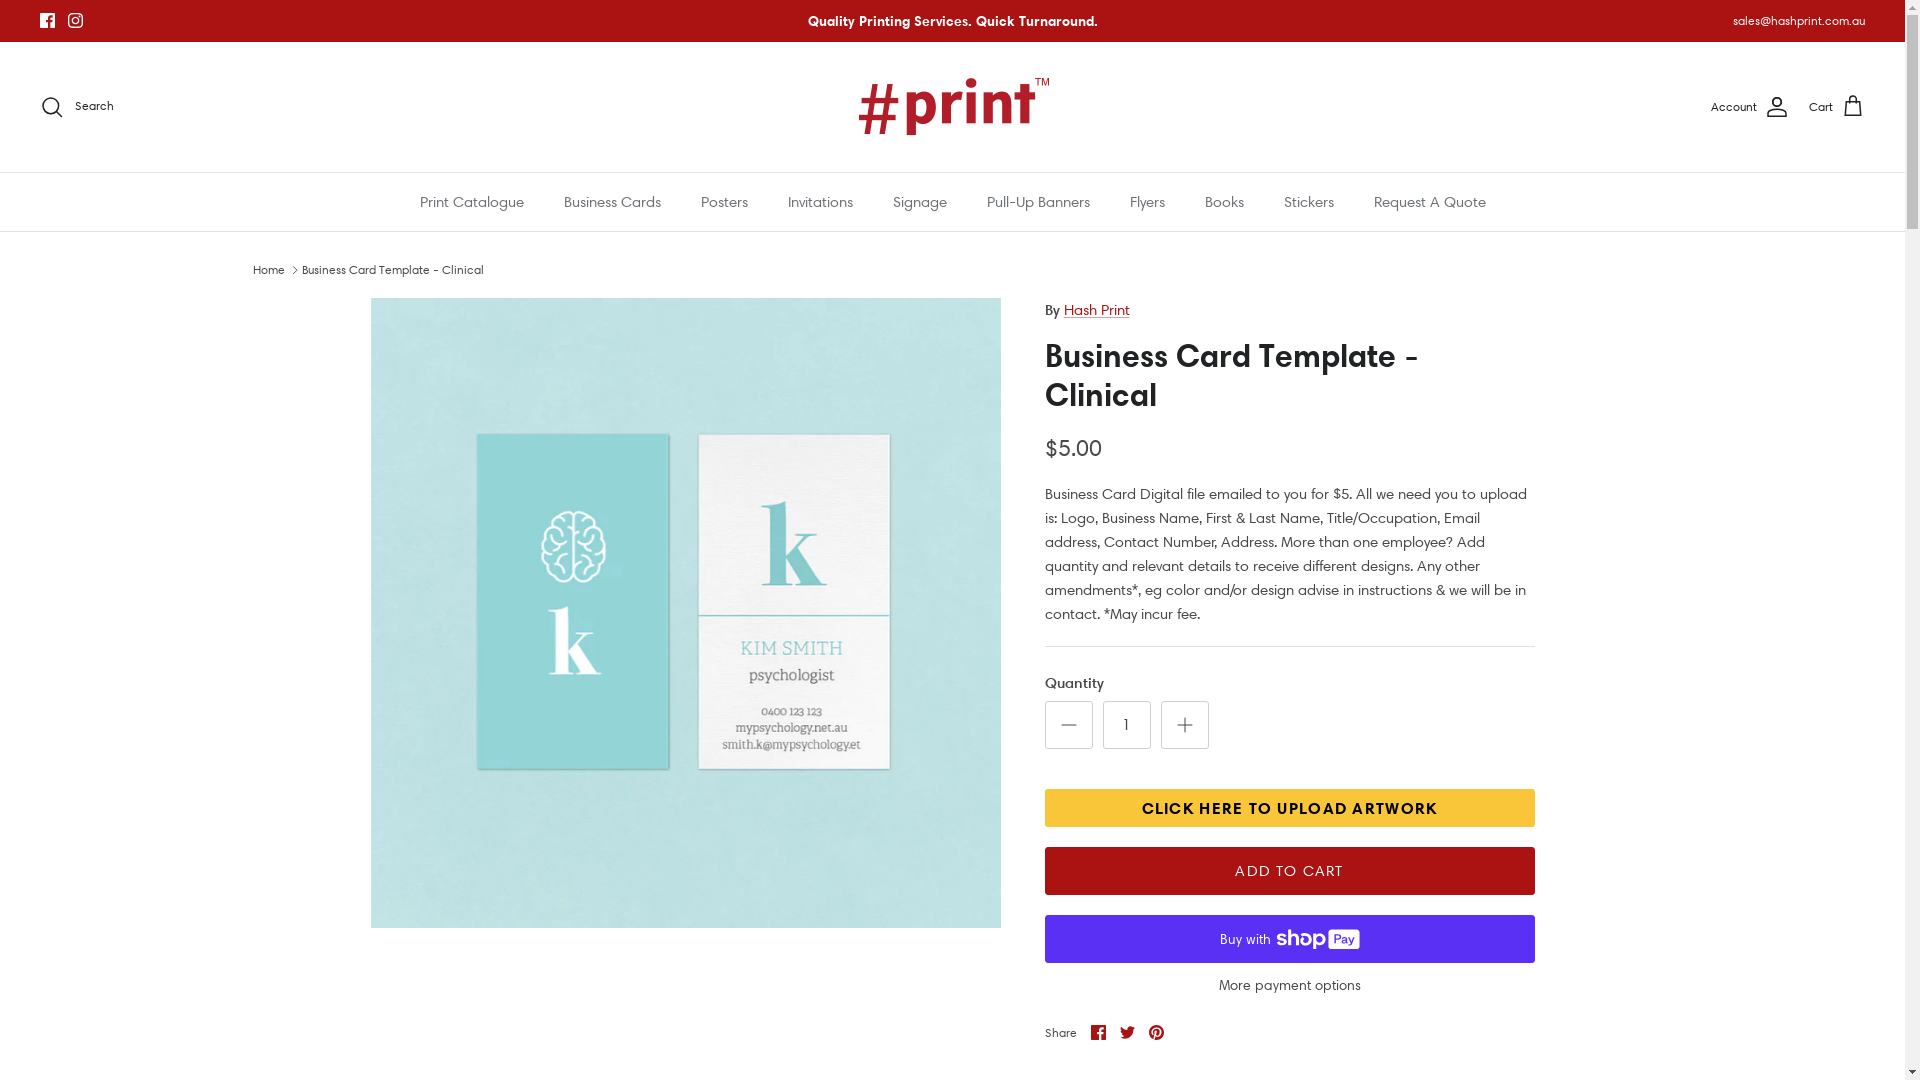 Image resolution: width=1920 pixels, height=1080 pixels. What do you see at coordinates (1309, 202) in the screenshot?
I see `'Stickers'` at bounding box center [1309, 202].